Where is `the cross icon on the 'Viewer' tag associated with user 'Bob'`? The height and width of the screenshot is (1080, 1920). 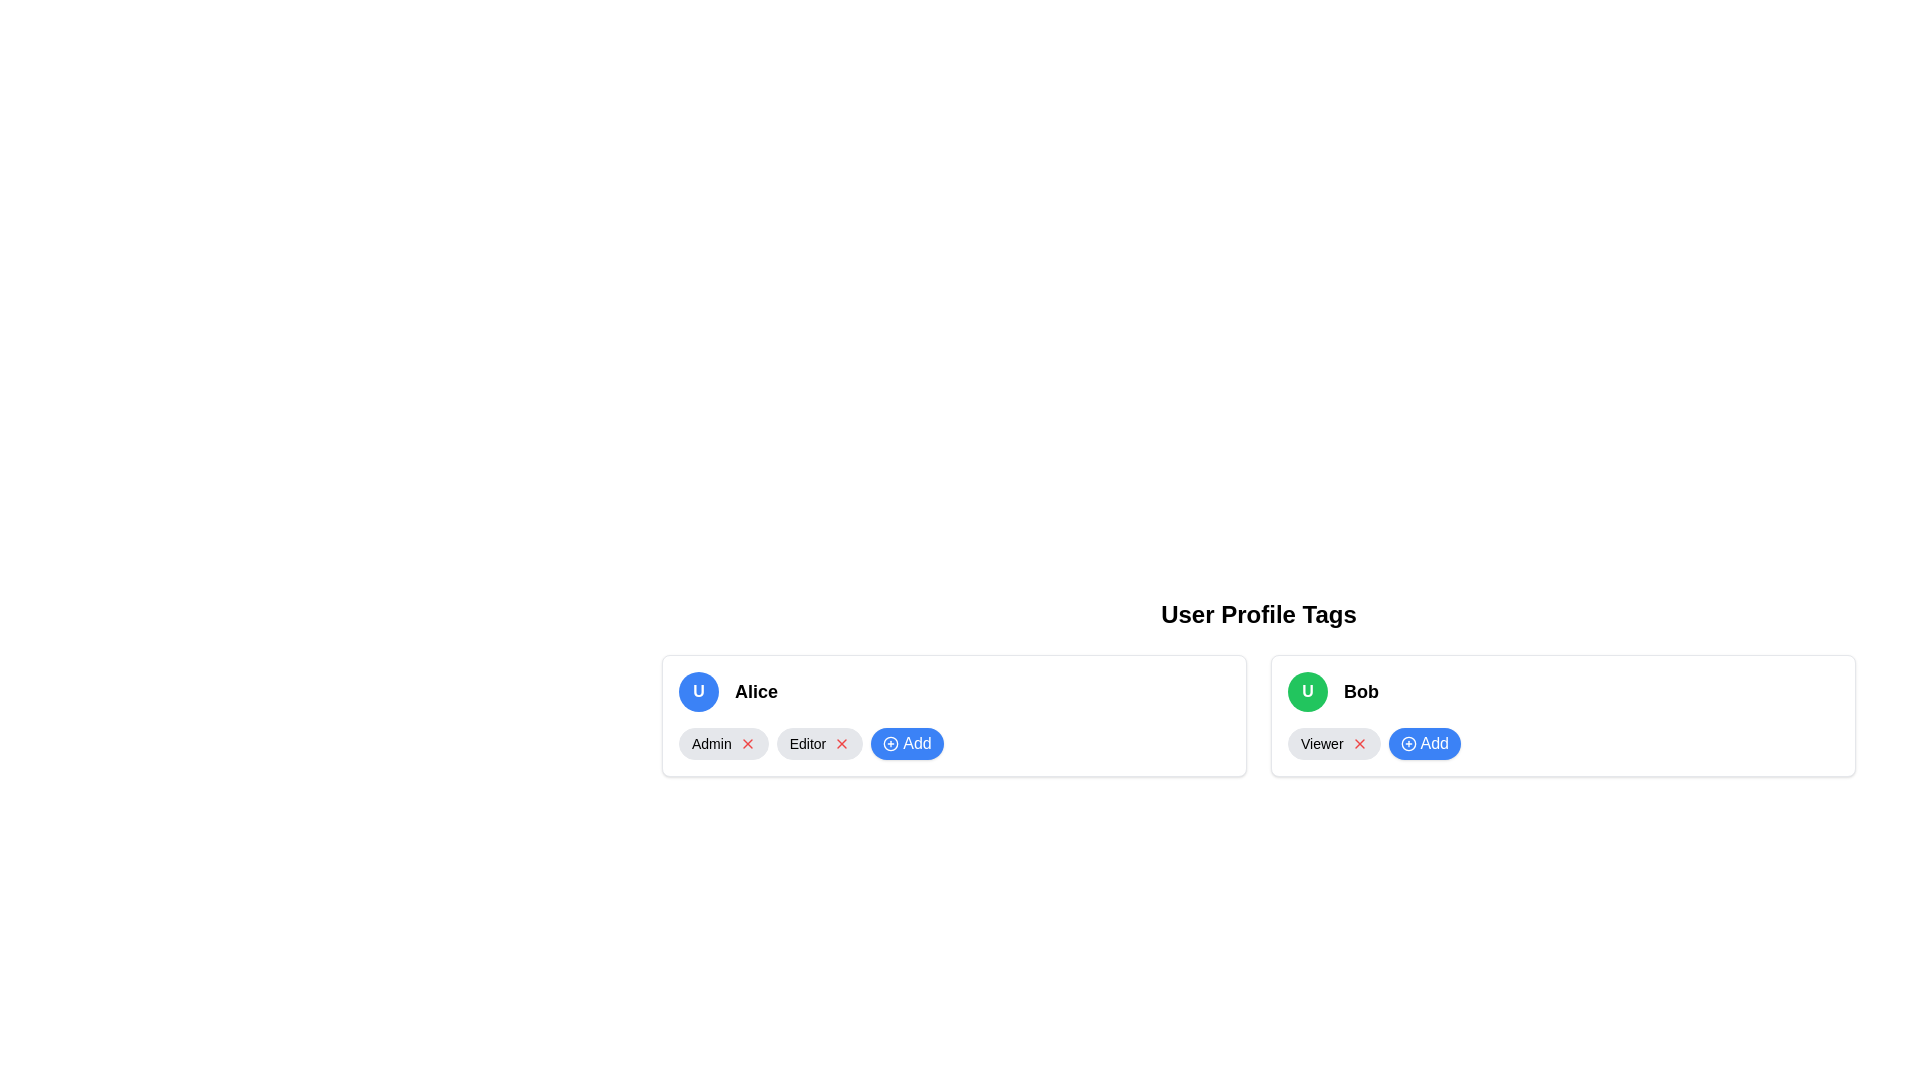 the cross icon on the 'Viewer' tag associated with user 'Bob' is located at coordinates (1334, 744).